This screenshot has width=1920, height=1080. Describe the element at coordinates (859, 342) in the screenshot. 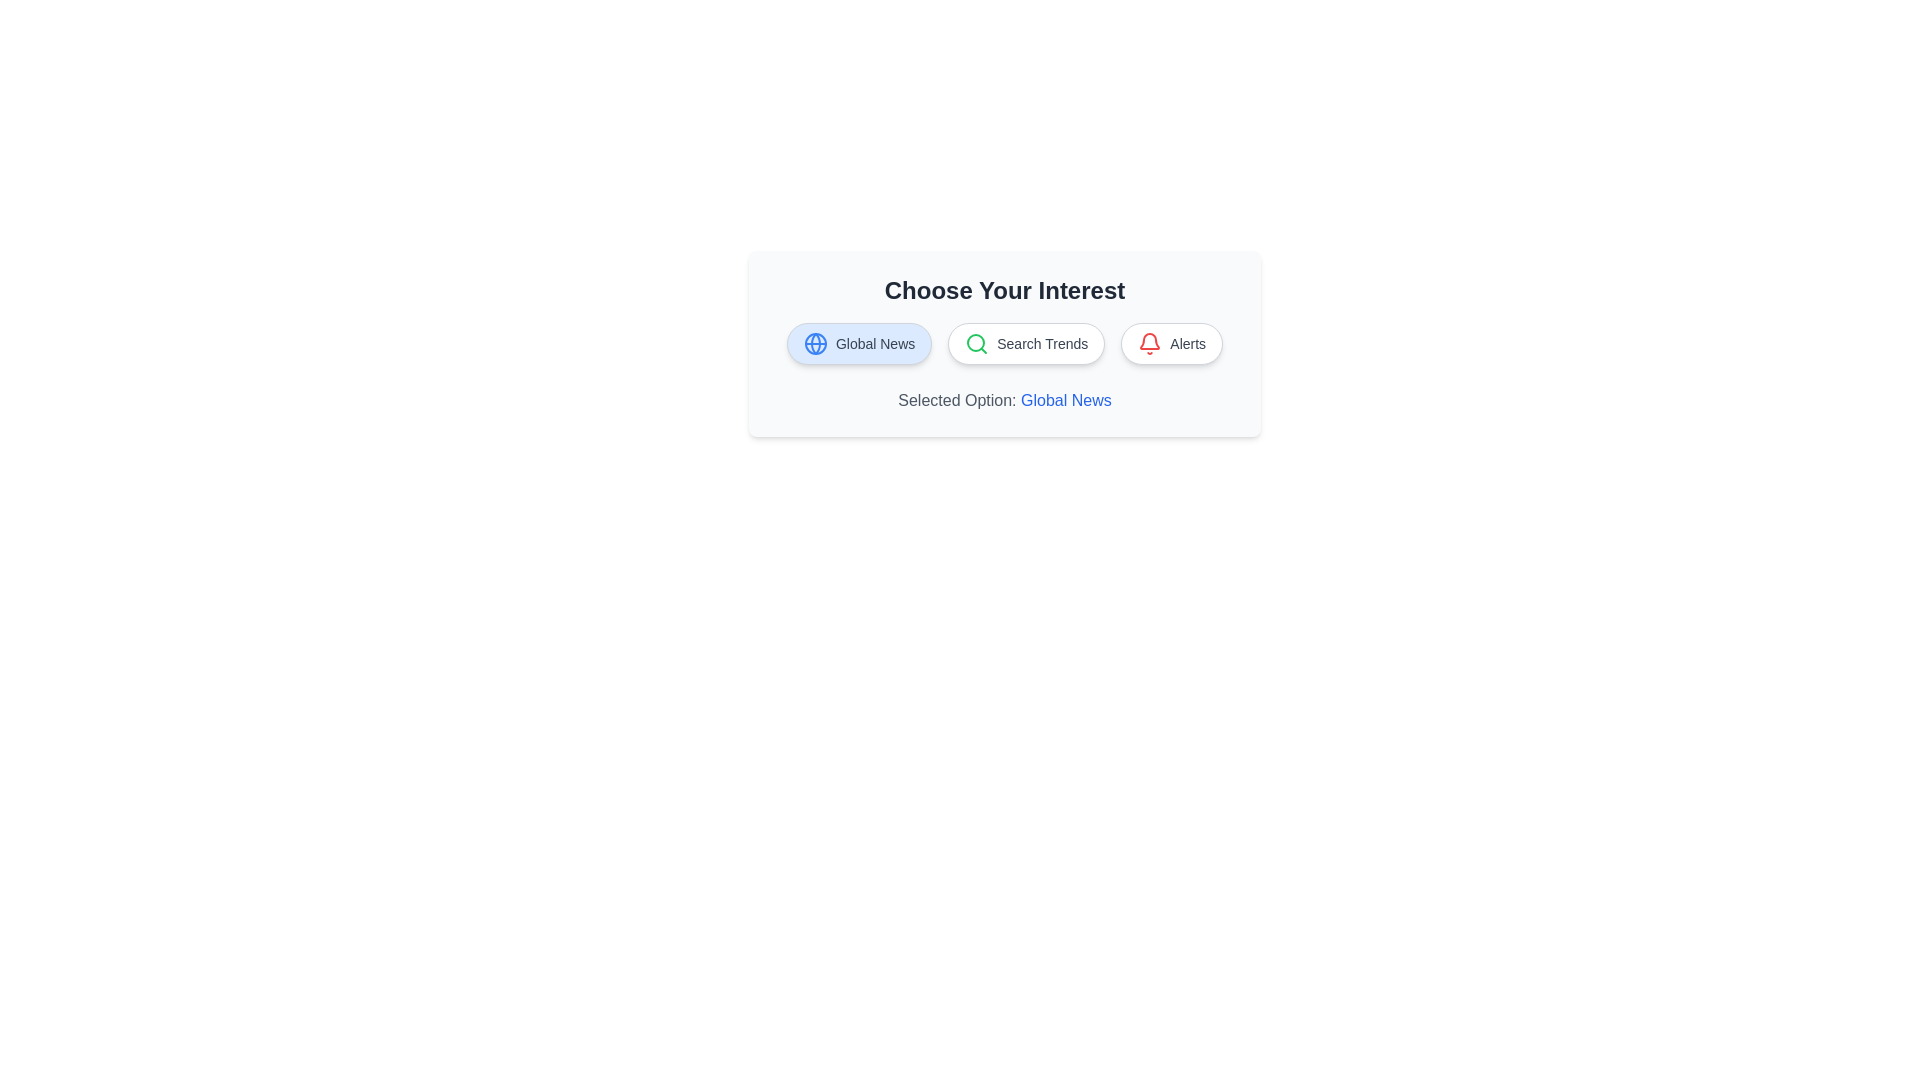

I see `the chip labeled Global News to see its hover effect` at that location.